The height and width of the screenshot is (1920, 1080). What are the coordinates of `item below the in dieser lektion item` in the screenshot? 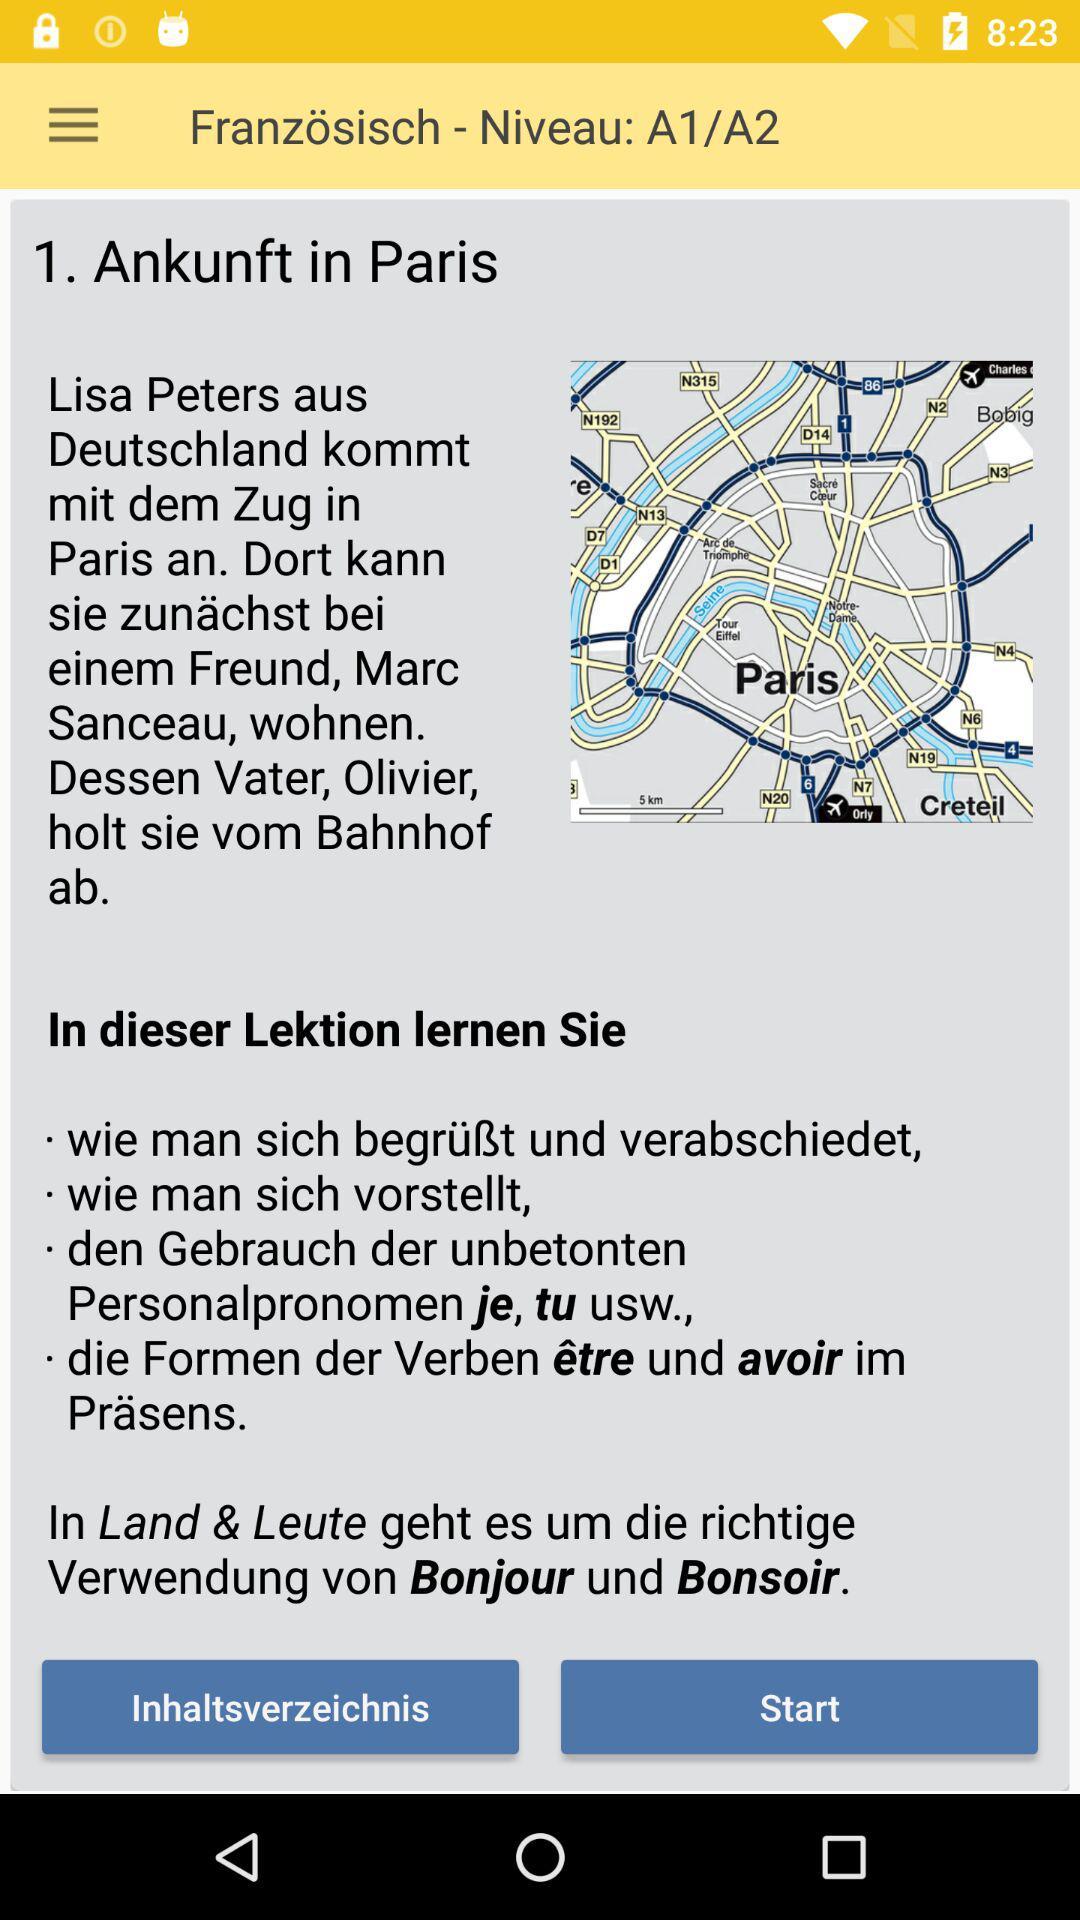 It's located at (798, 1706).